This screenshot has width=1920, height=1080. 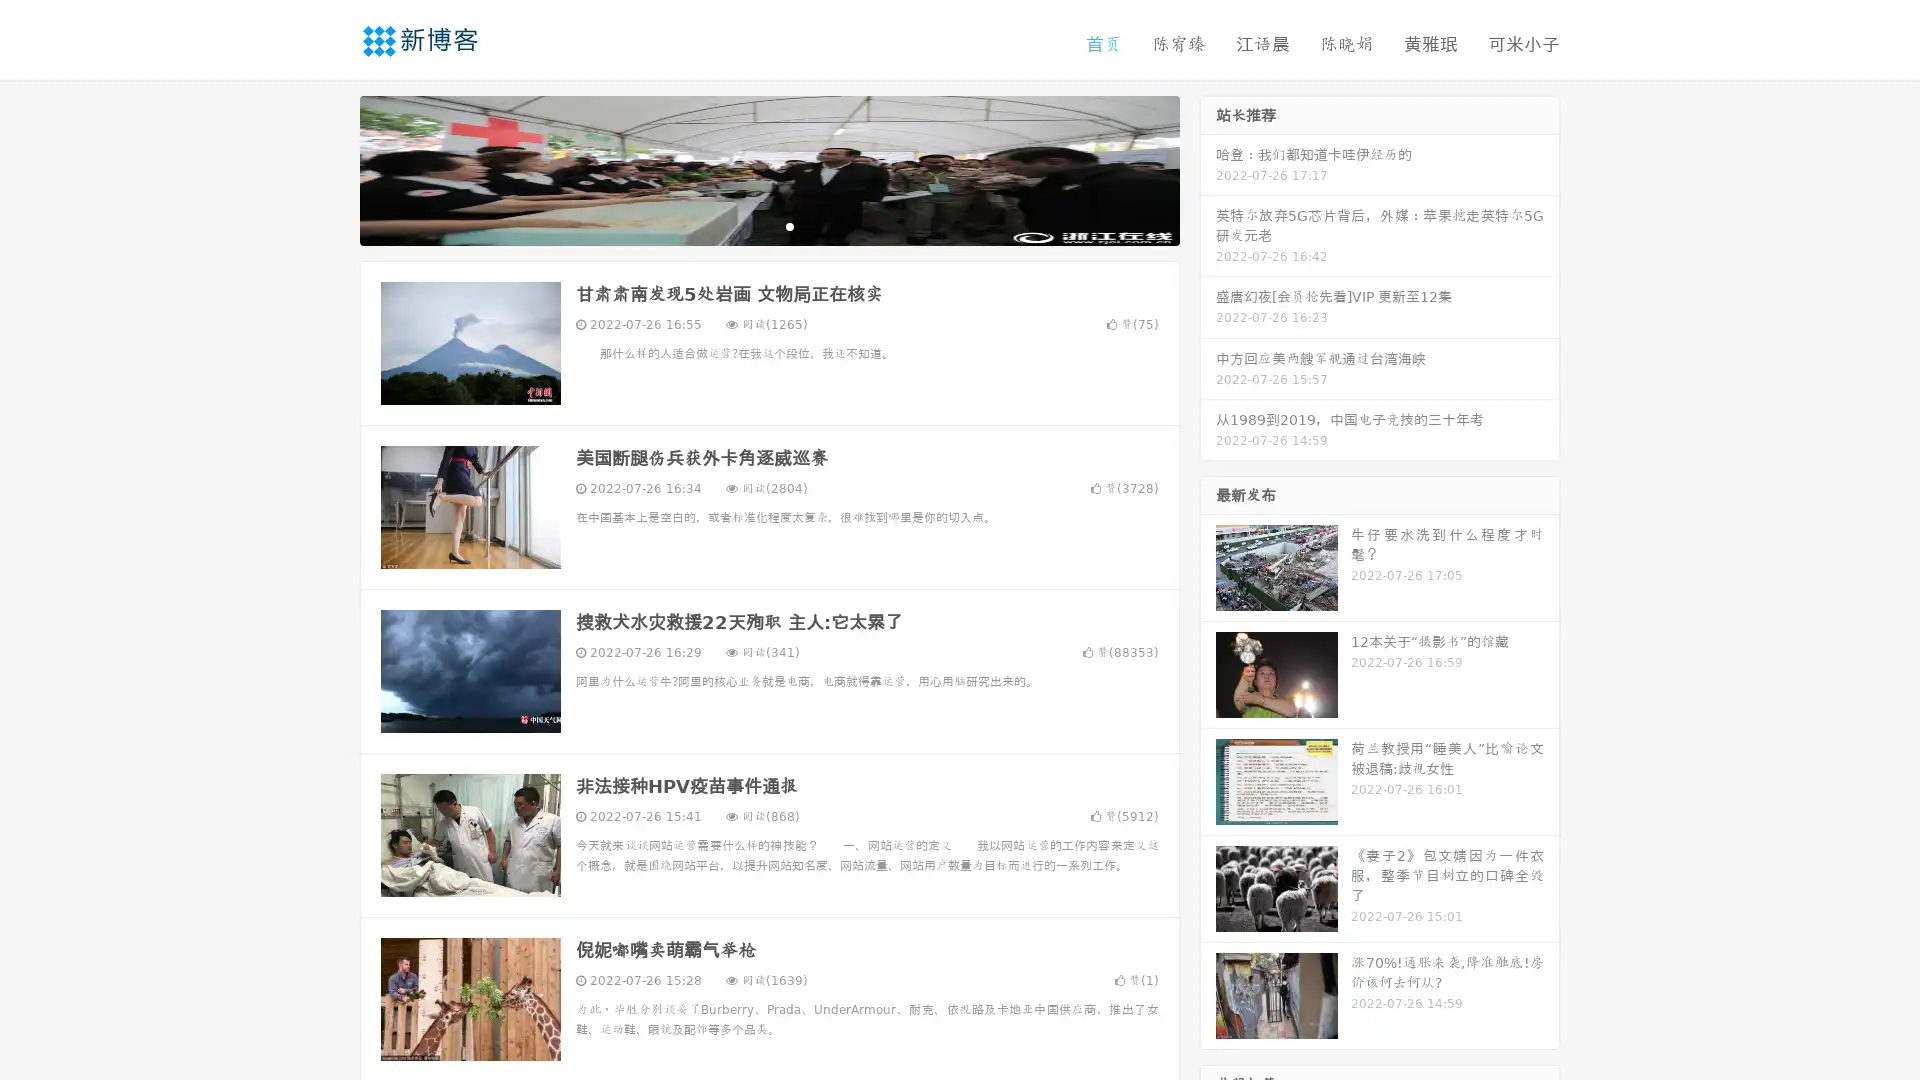 I want to click on Previous slide, so click(x=330, y=168).